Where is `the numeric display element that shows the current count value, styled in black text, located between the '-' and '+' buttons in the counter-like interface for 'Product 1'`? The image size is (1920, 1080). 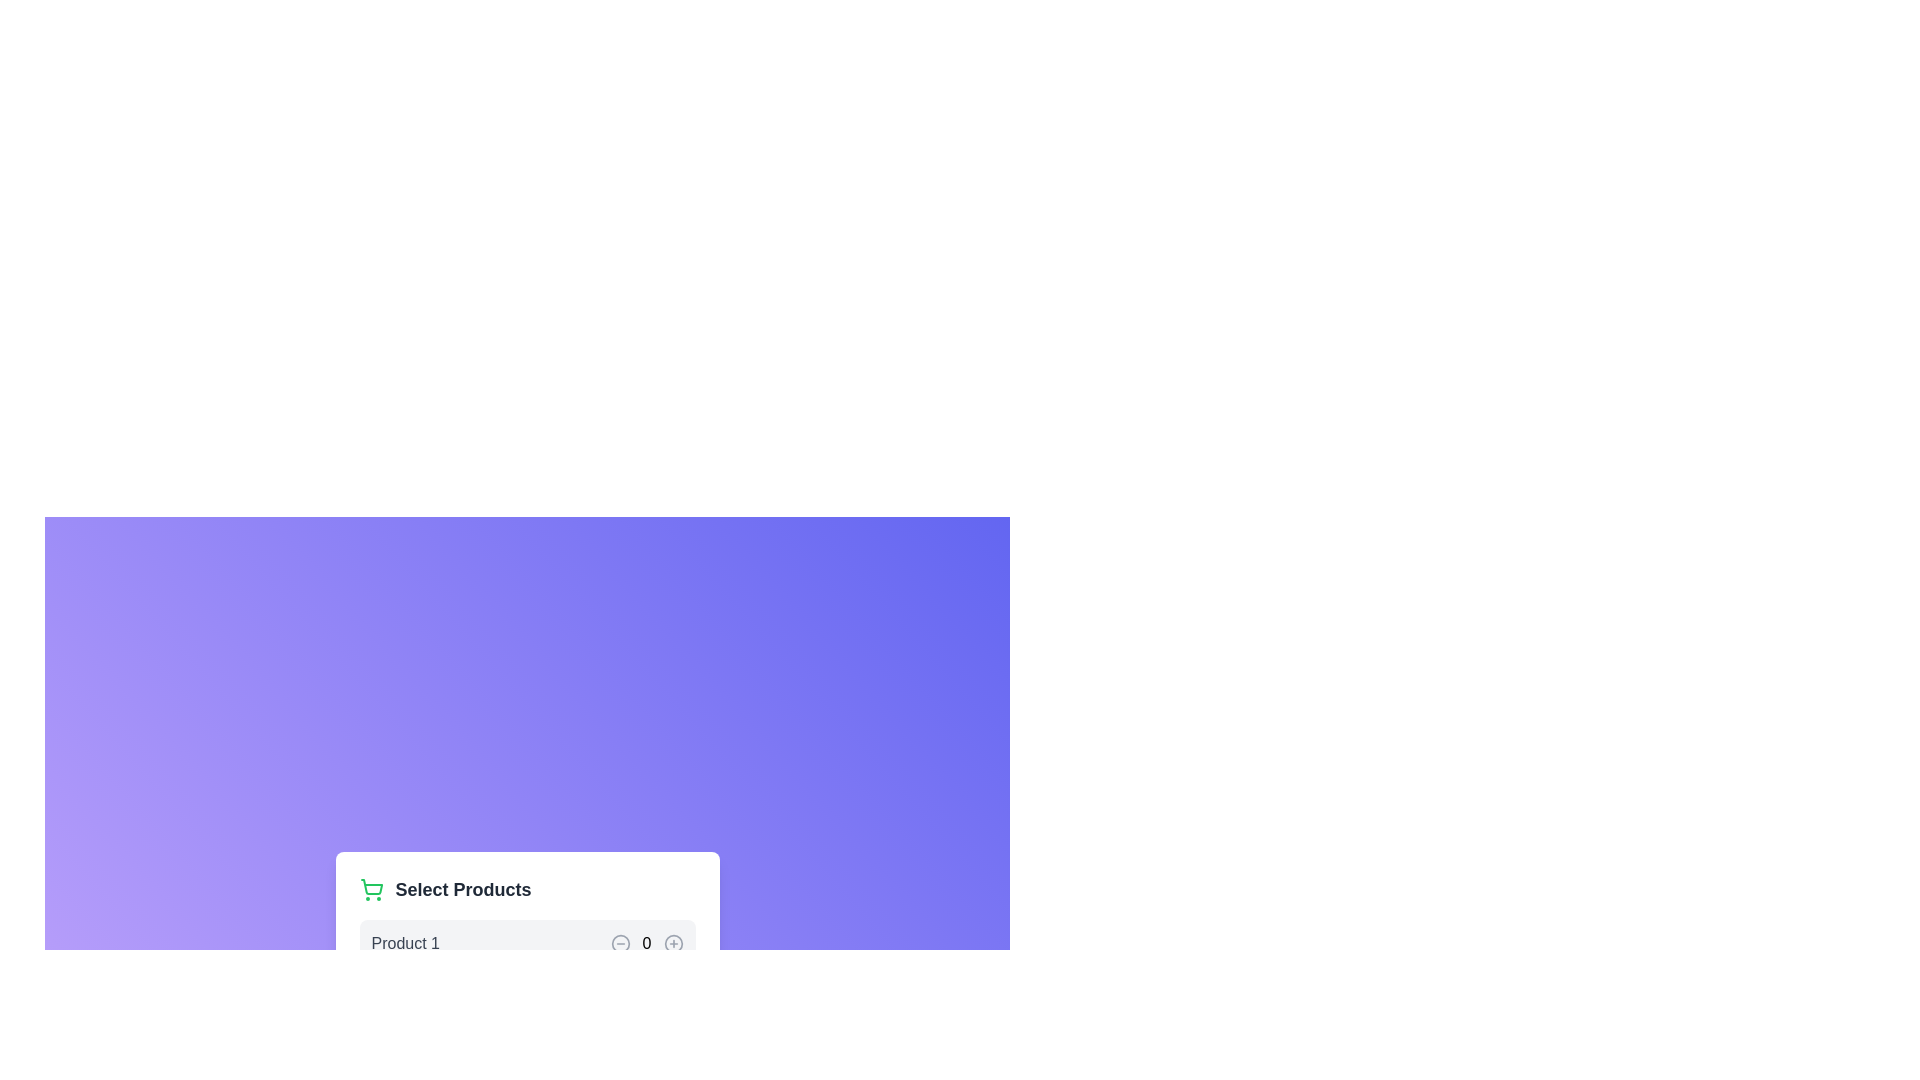 the numeric display element that shows the current count value, styled in black text, located between the '-' and '+' buttons in the counter-like interface for 'Product 1' is located at coordinates (647, 944).